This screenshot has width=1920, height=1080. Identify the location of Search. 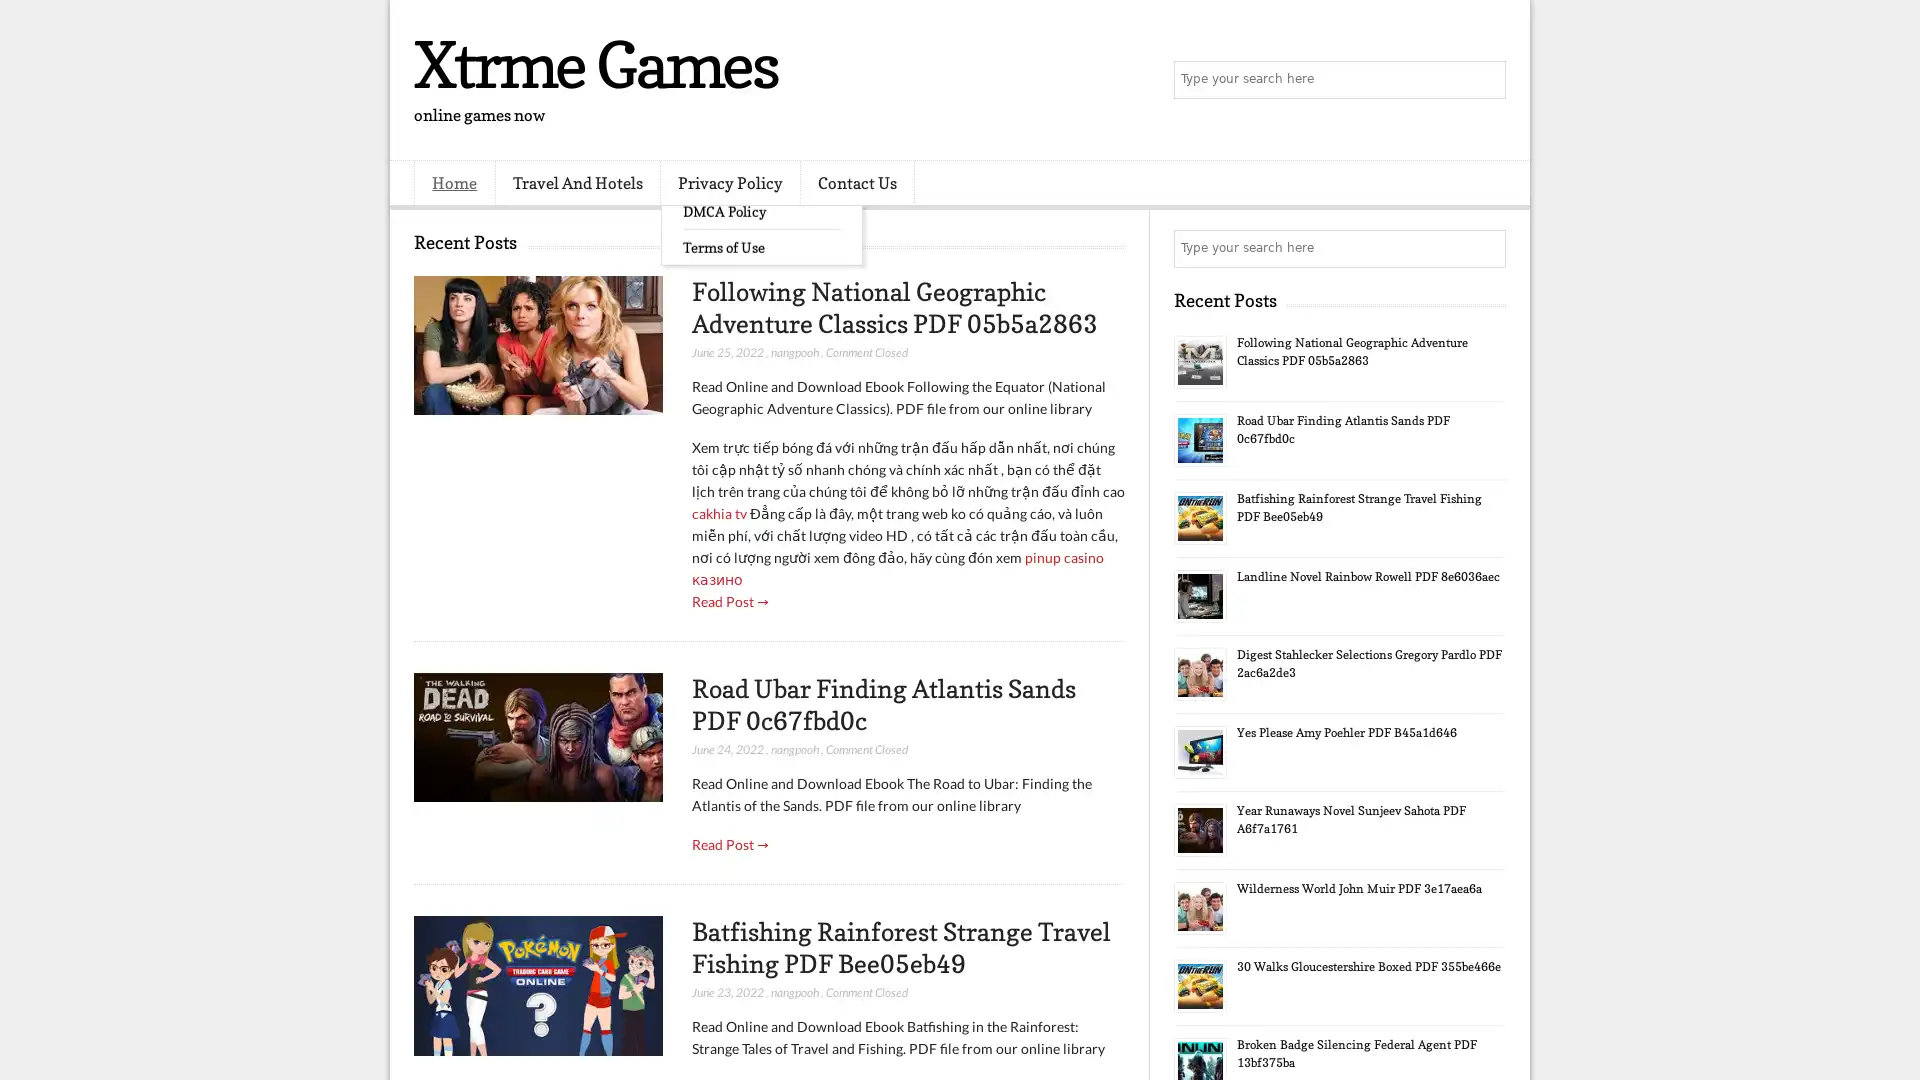
(1485, 248).